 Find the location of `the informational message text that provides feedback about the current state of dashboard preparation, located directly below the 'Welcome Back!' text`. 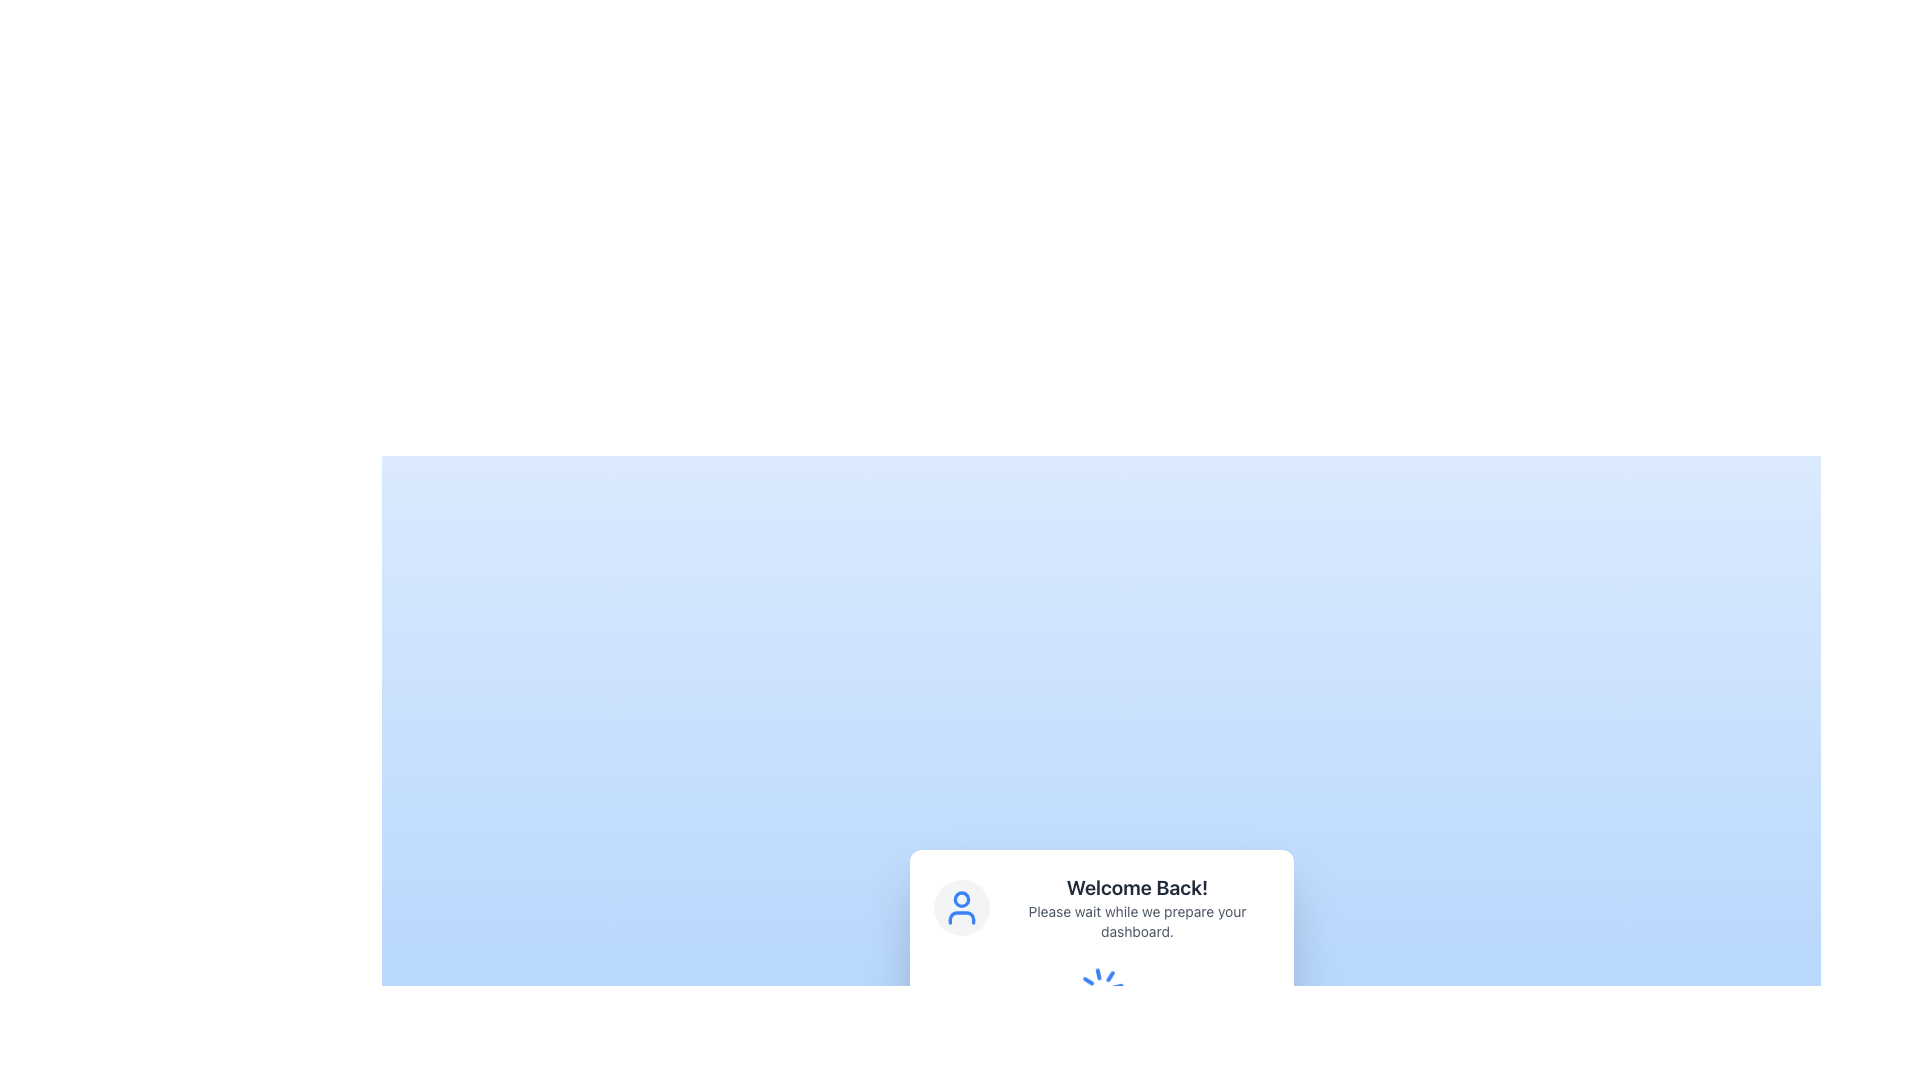

the informational message text that provides feedback about the current state of dashboard preparation, located directly below the 'Welcome Back!' text is located at coordinates (1137, 921).